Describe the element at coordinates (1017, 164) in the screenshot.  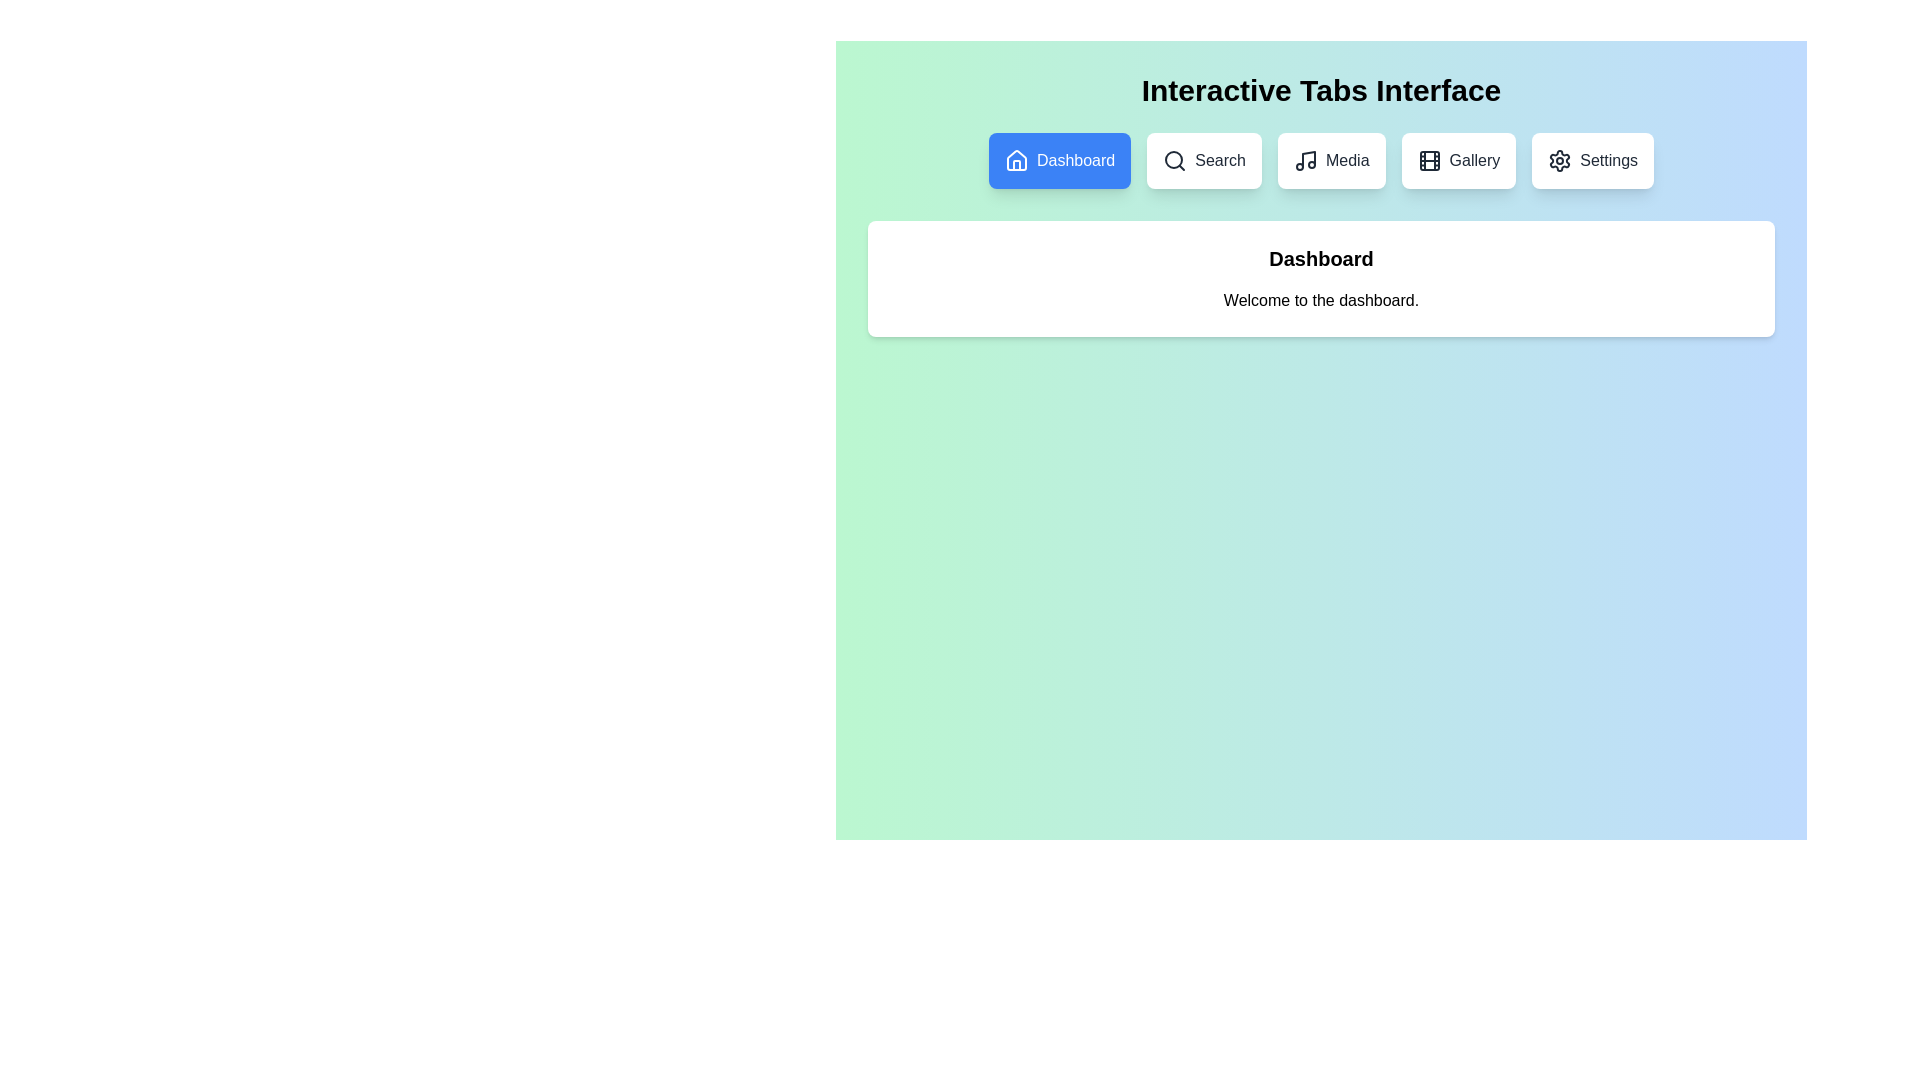
I see `the small vertical decorative graphic element resembling a rectangular line located at the center-bottom area of the larger house icon in the SVG design` at that location.